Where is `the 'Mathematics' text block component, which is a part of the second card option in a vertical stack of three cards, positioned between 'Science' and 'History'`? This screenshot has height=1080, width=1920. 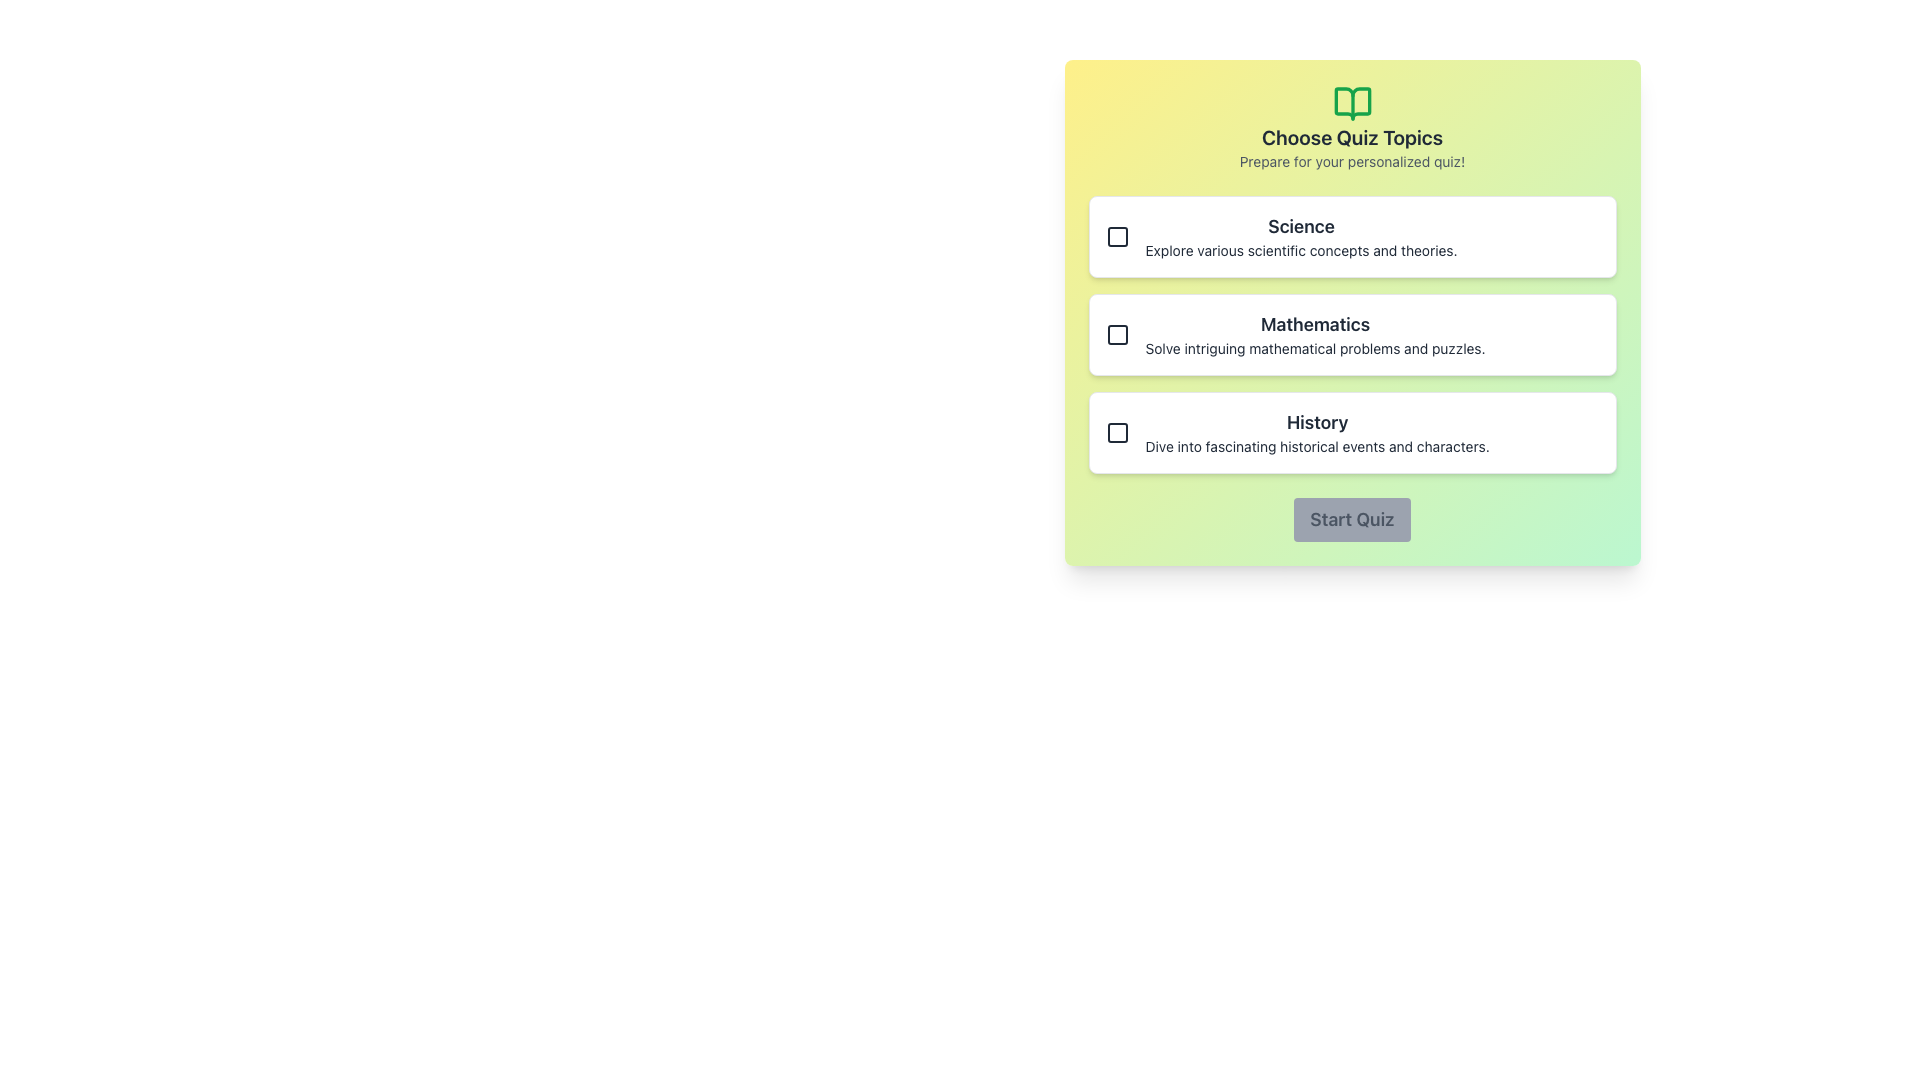 the 'Mathematics' text block component, which is a part of the second card option in a vertical stack of three cards, positioned between 'Science' and 'History' is located at coordinates (1315, 334).